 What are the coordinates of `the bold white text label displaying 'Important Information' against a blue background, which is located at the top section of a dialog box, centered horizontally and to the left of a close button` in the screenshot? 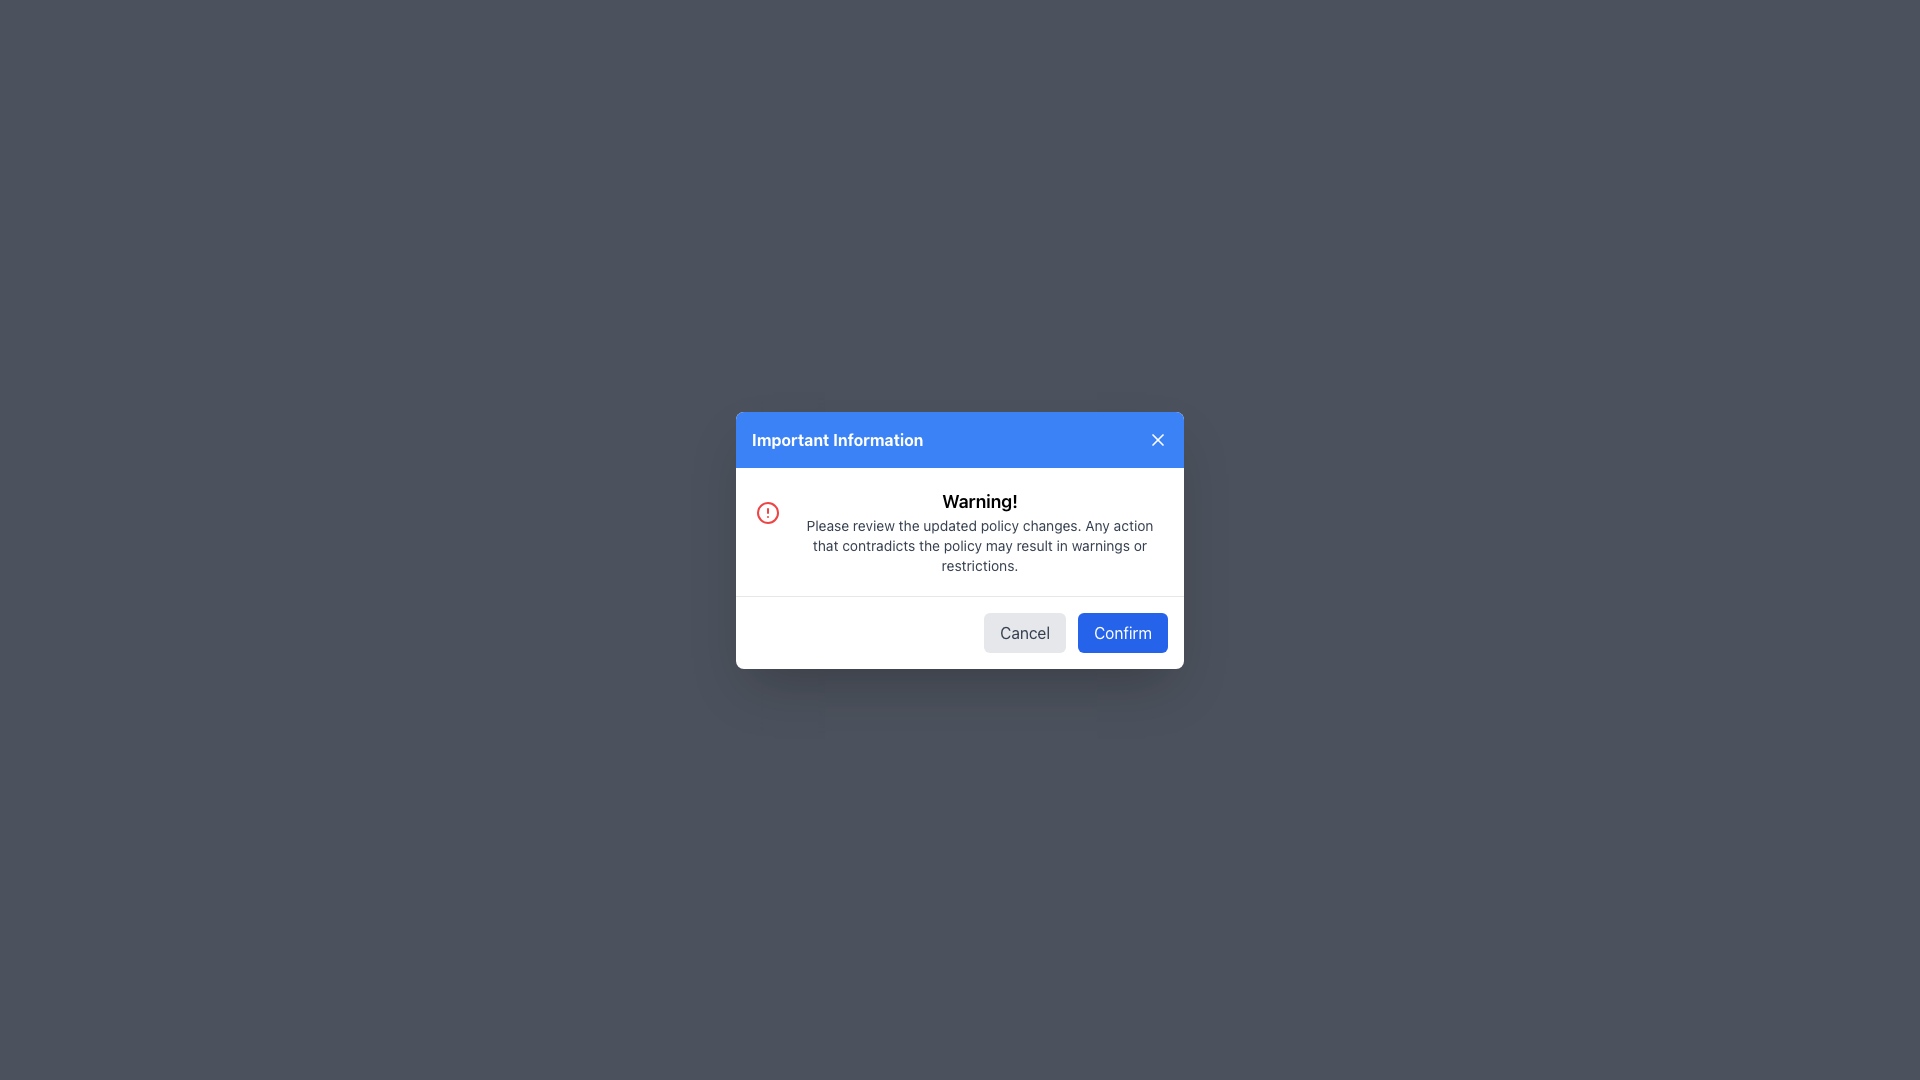 It's located at (837, 438).